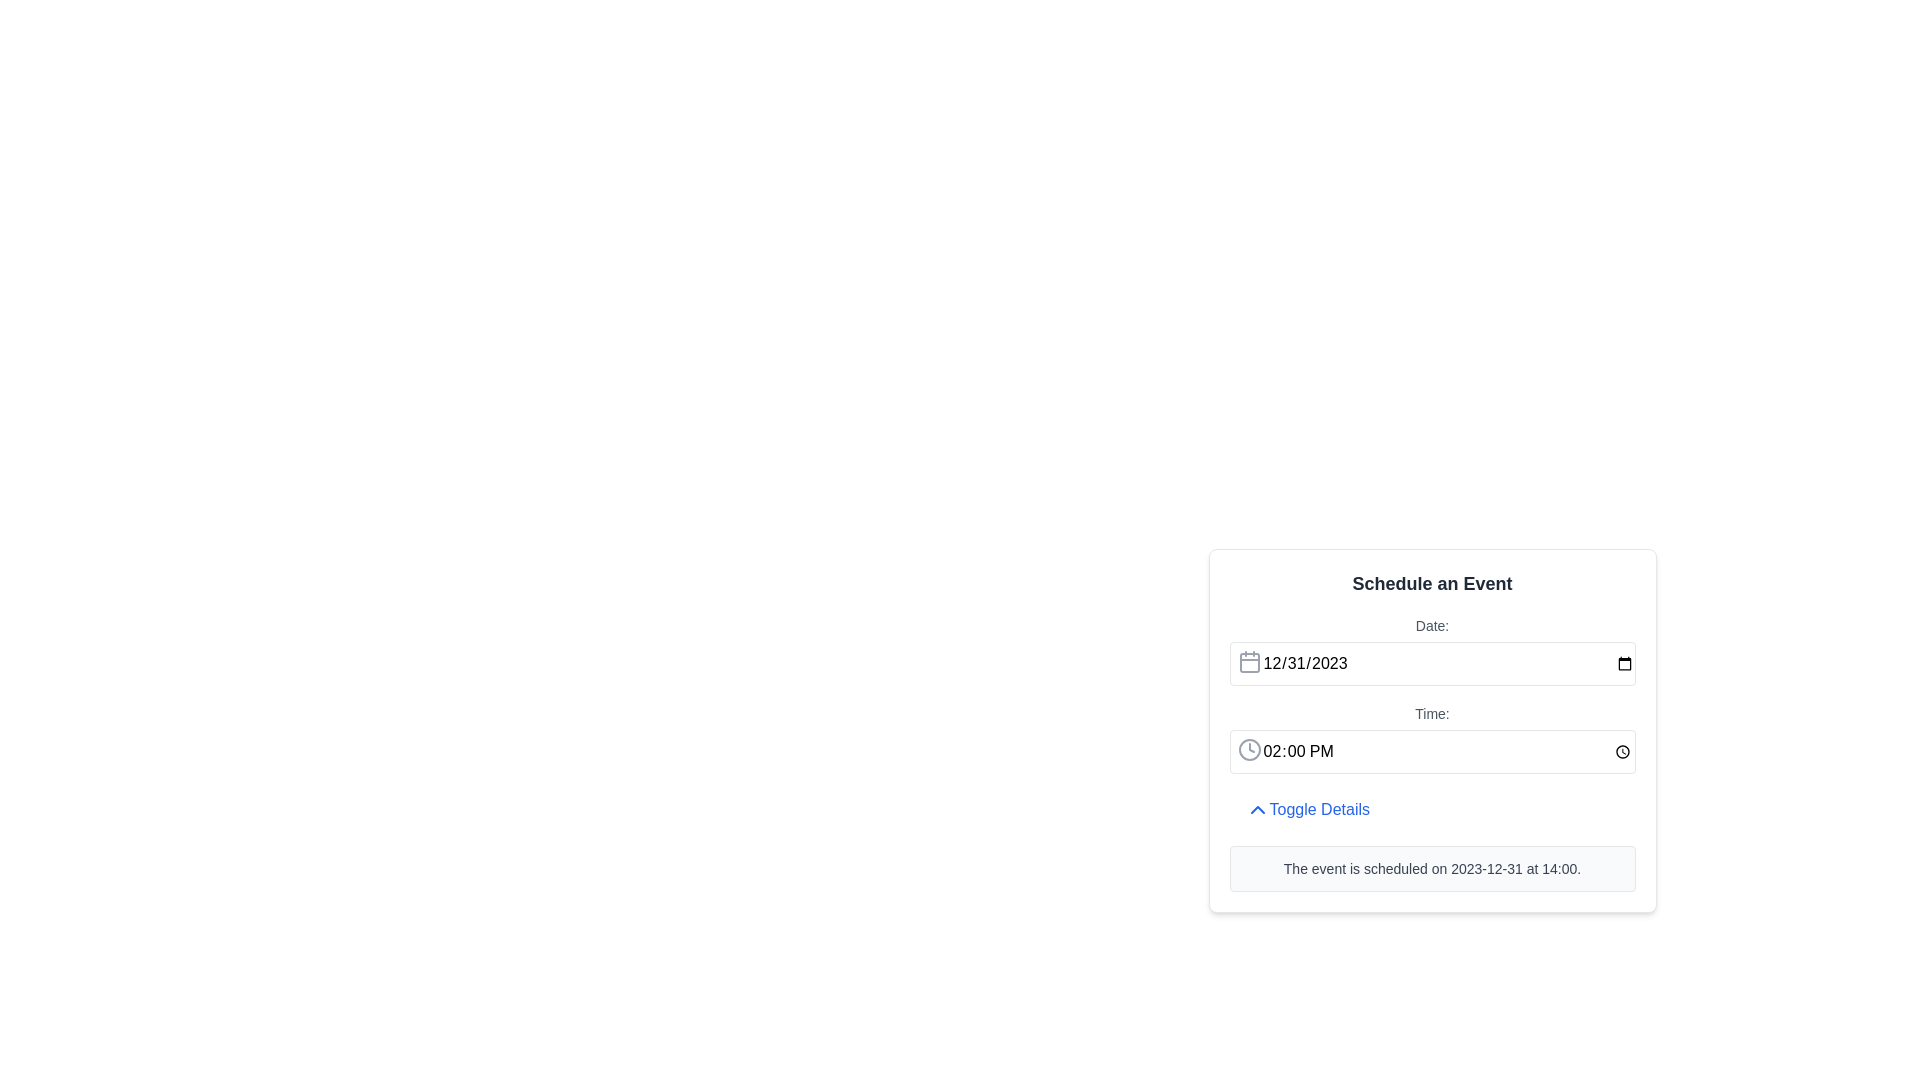 This screenshot has width=1920, height=1080. Describe the element at coordinates (1431, 712) in the screenshot. I see `the label displaying 'Time:' which is styled in gray and positioned beneath the 'Date:' section within the 'Schedule an Event' panel` at that location.